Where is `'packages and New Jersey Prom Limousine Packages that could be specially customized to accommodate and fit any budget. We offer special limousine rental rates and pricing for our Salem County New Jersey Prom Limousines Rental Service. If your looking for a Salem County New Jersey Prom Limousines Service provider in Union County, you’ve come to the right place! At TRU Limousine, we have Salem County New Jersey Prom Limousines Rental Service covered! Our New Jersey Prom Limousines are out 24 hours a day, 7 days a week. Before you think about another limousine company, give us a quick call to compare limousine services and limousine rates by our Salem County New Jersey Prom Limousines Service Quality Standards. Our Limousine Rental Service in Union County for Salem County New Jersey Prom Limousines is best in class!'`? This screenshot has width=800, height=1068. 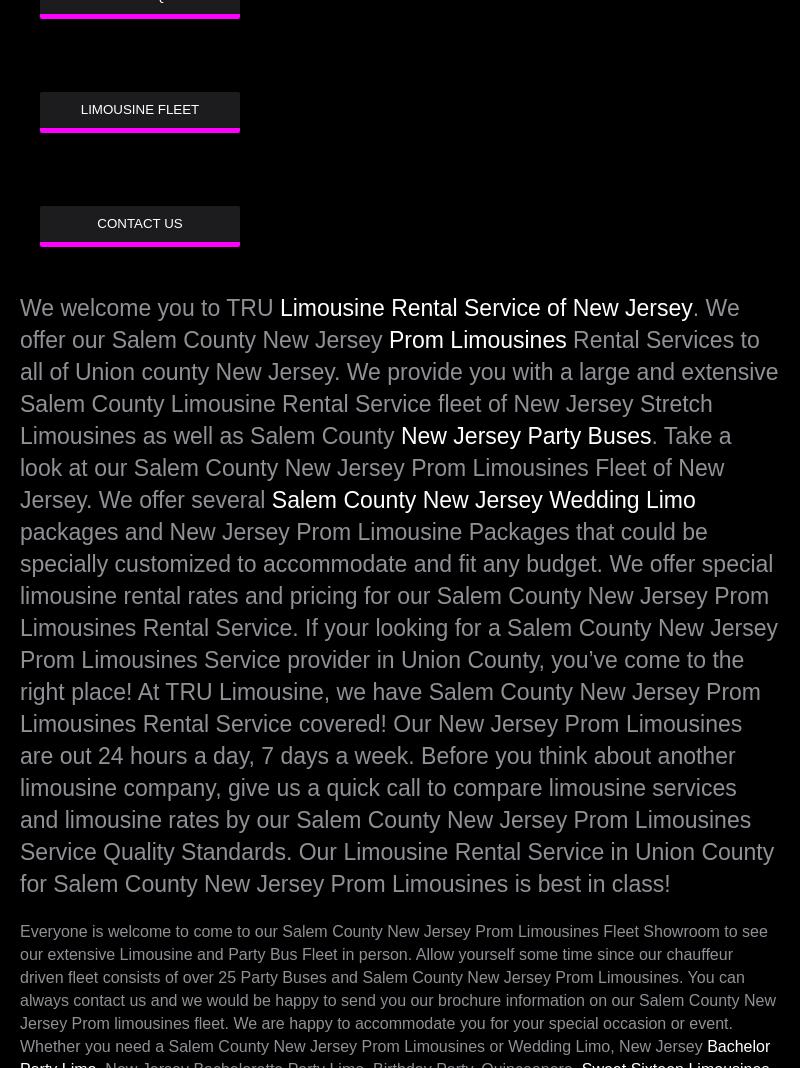 'packages and New Jersey Prom Limousine Packages that could be specially customized to accommodate and fit any budget. We offer special limousine rental rates and pricing for our Salem County New Jersey Prom Limousines Rental Service. If your looking for a Salem County New Jersey Prom Limousines Service provider in Union County, you’ve come to the right place! At TRU Limousine, we have Salem County New Jersey Prom Limousines Rental Service covered! Our New Jersey Prom Limousines are out 24 hours a day, 7 days a week. Before you think about another limousine company, give us a quick call to compare limousine services and limousine rates by our Salem County New Jersey Prom Limousines Service Quality Standards. Our Limousine Rental Service in Union County for Salem County New Jersey Prom Limousines is best in class!' is located at coordinates (398, 707).